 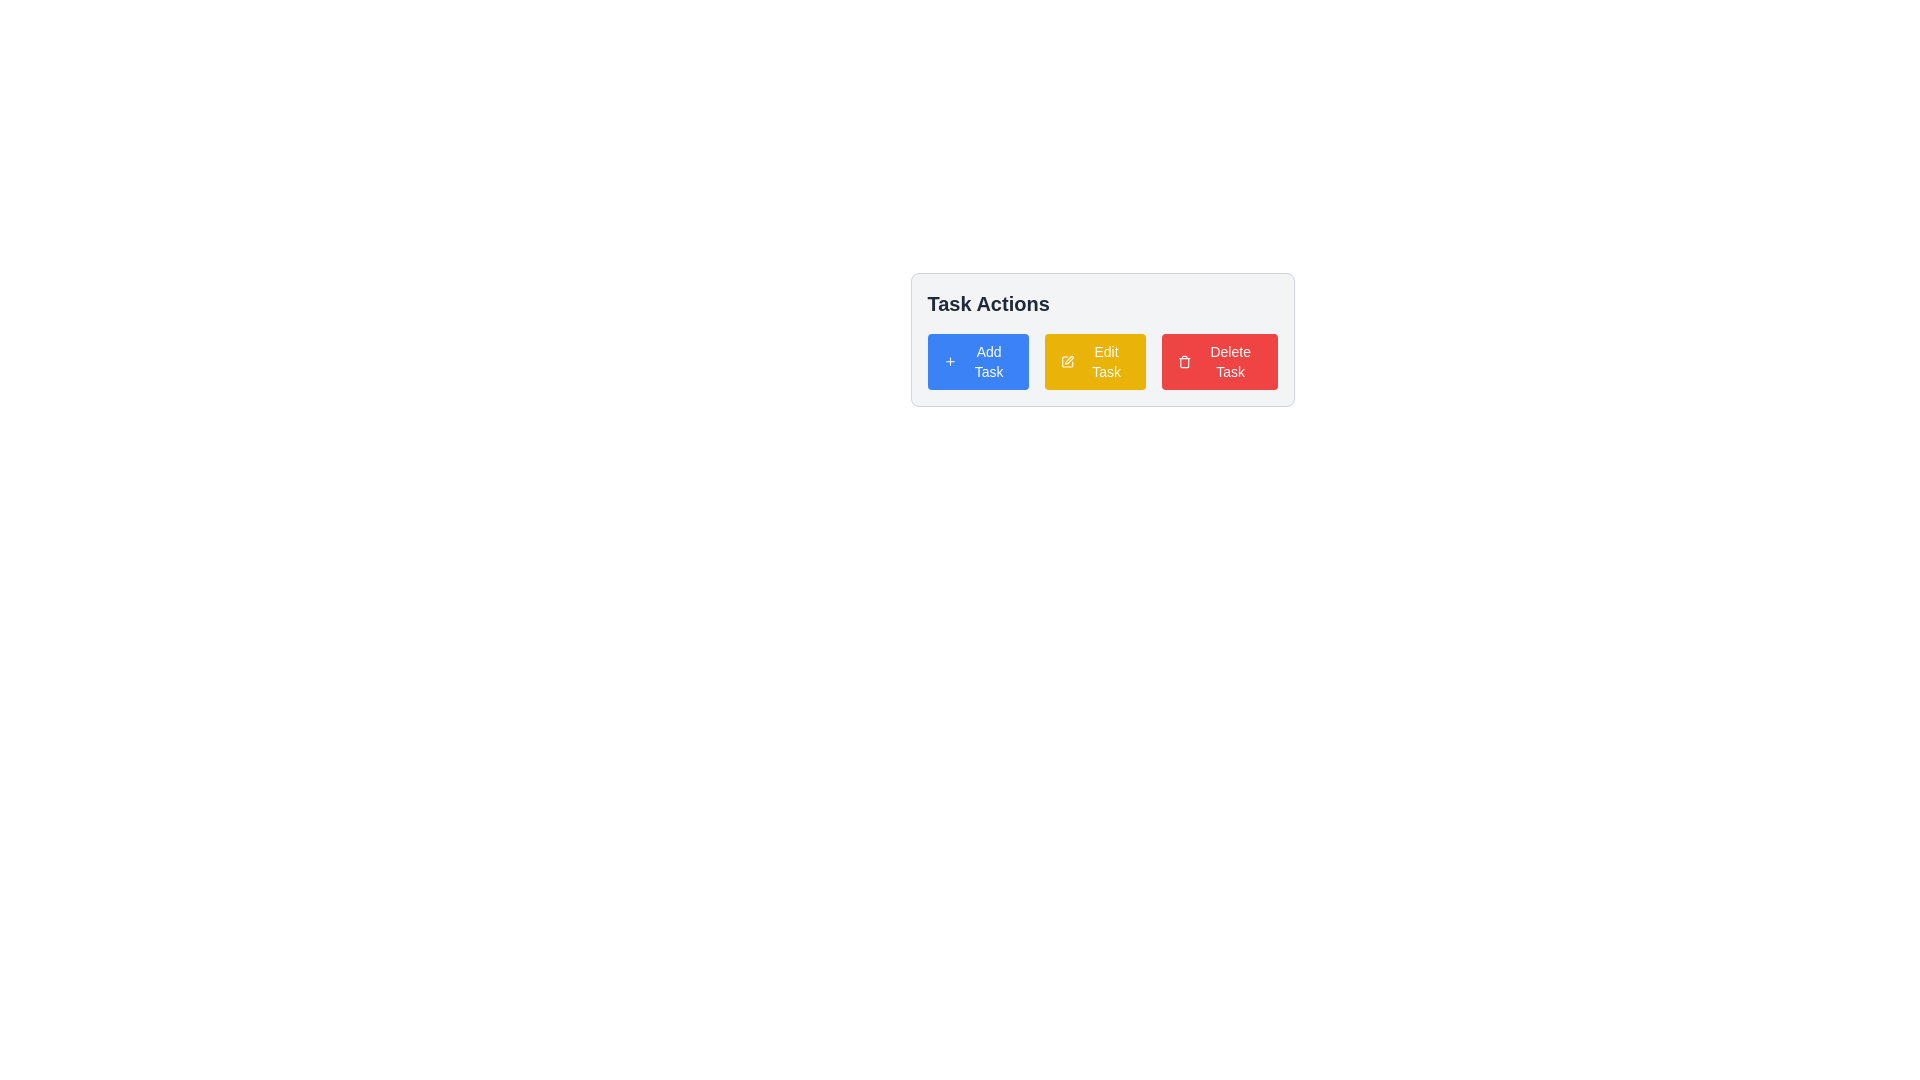 I want to click on the yellow 'Edit Task' button with a pen icon to trigger visual feedback, so click(x=1094, y=362).